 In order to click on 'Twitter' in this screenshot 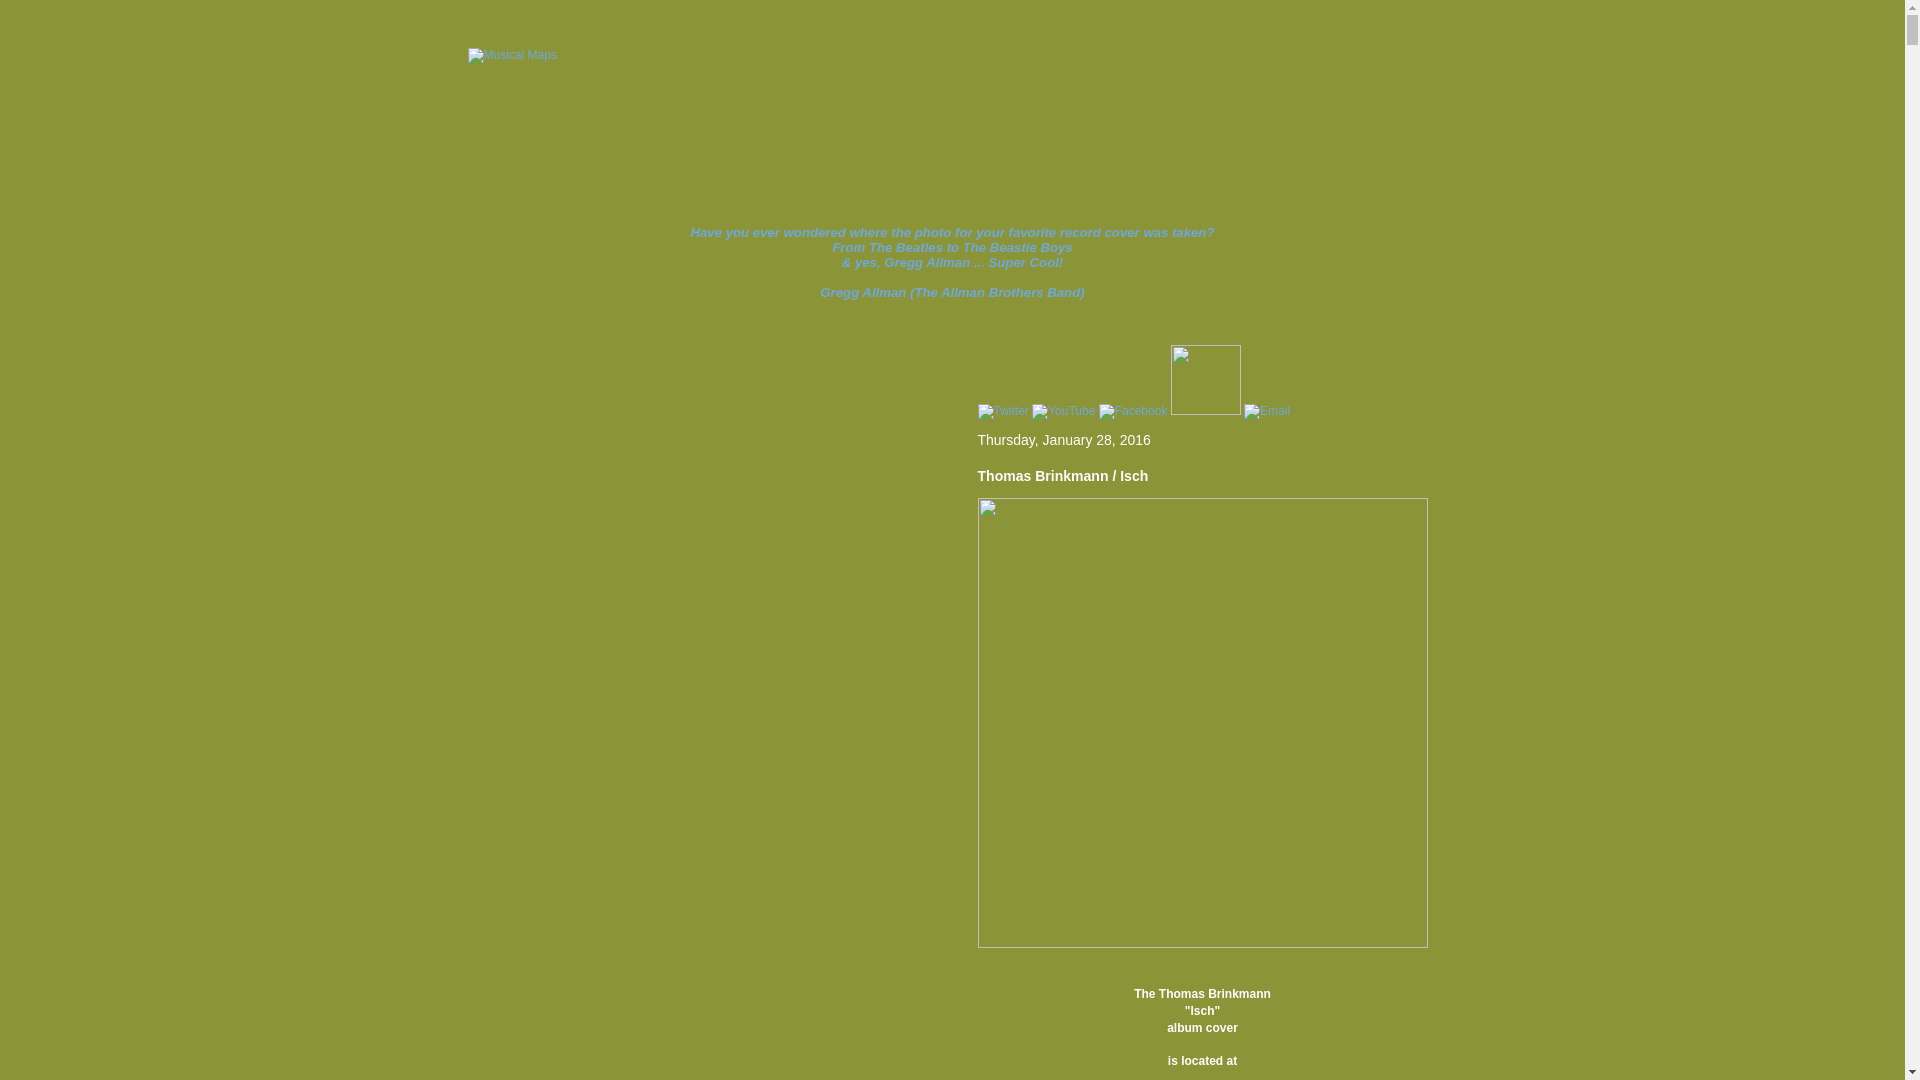, I will do `click(1003, 410)`.